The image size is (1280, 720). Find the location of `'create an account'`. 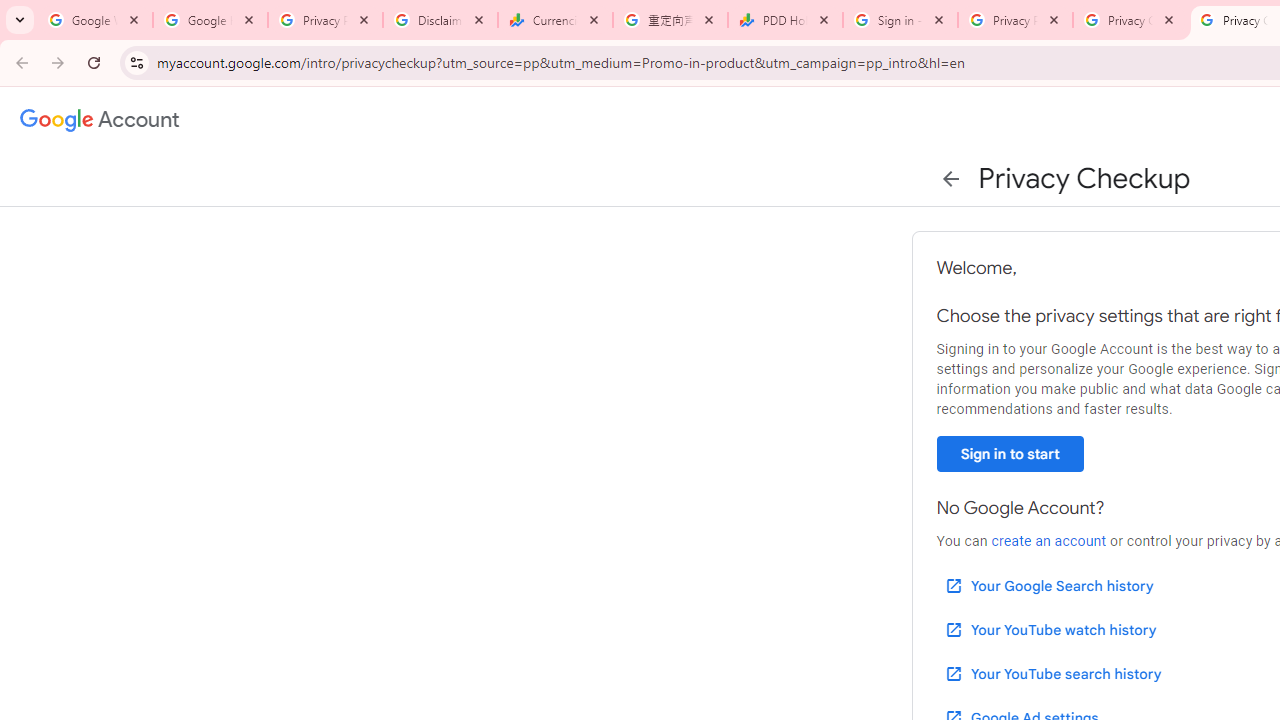

'create an account' is located at coordinates (1047, 541).